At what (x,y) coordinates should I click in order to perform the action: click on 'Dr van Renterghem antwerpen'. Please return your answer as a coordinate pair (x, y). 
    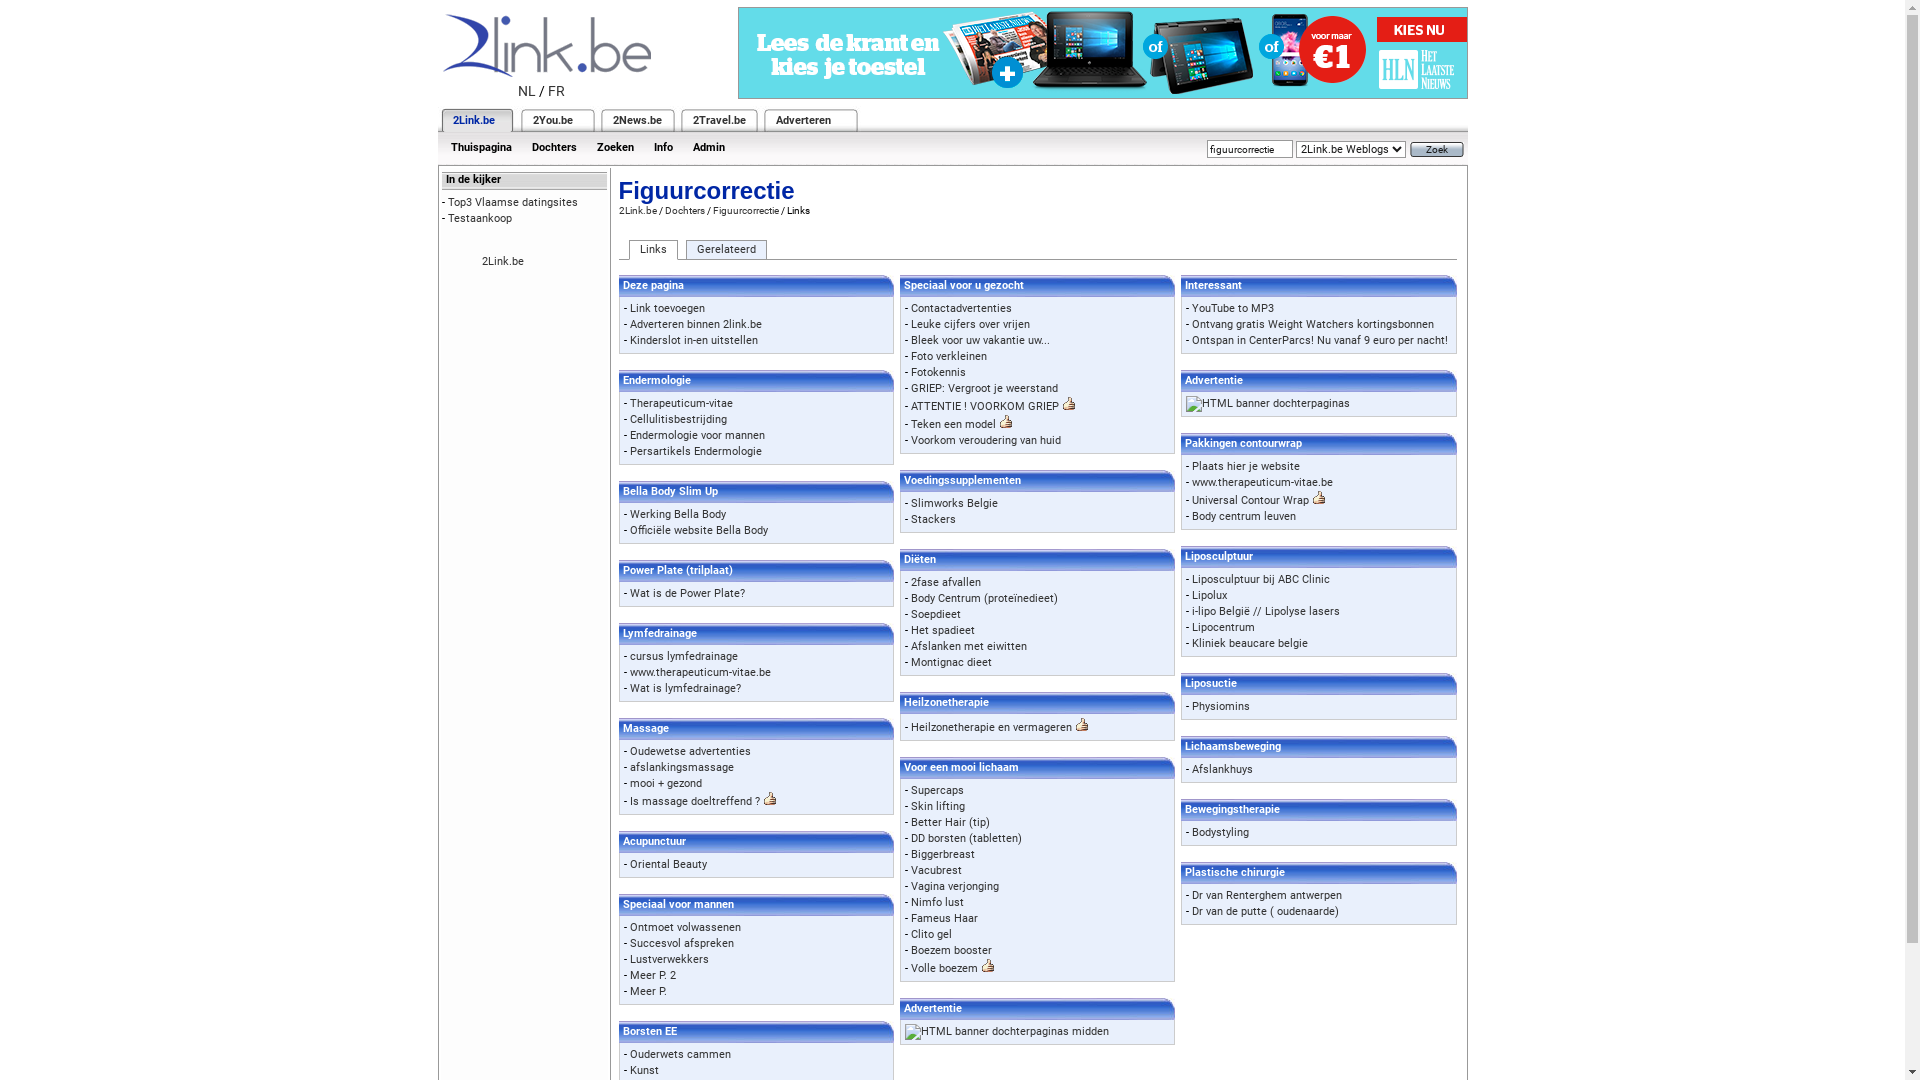
    Looking at the image, I should click on (1191, 894).